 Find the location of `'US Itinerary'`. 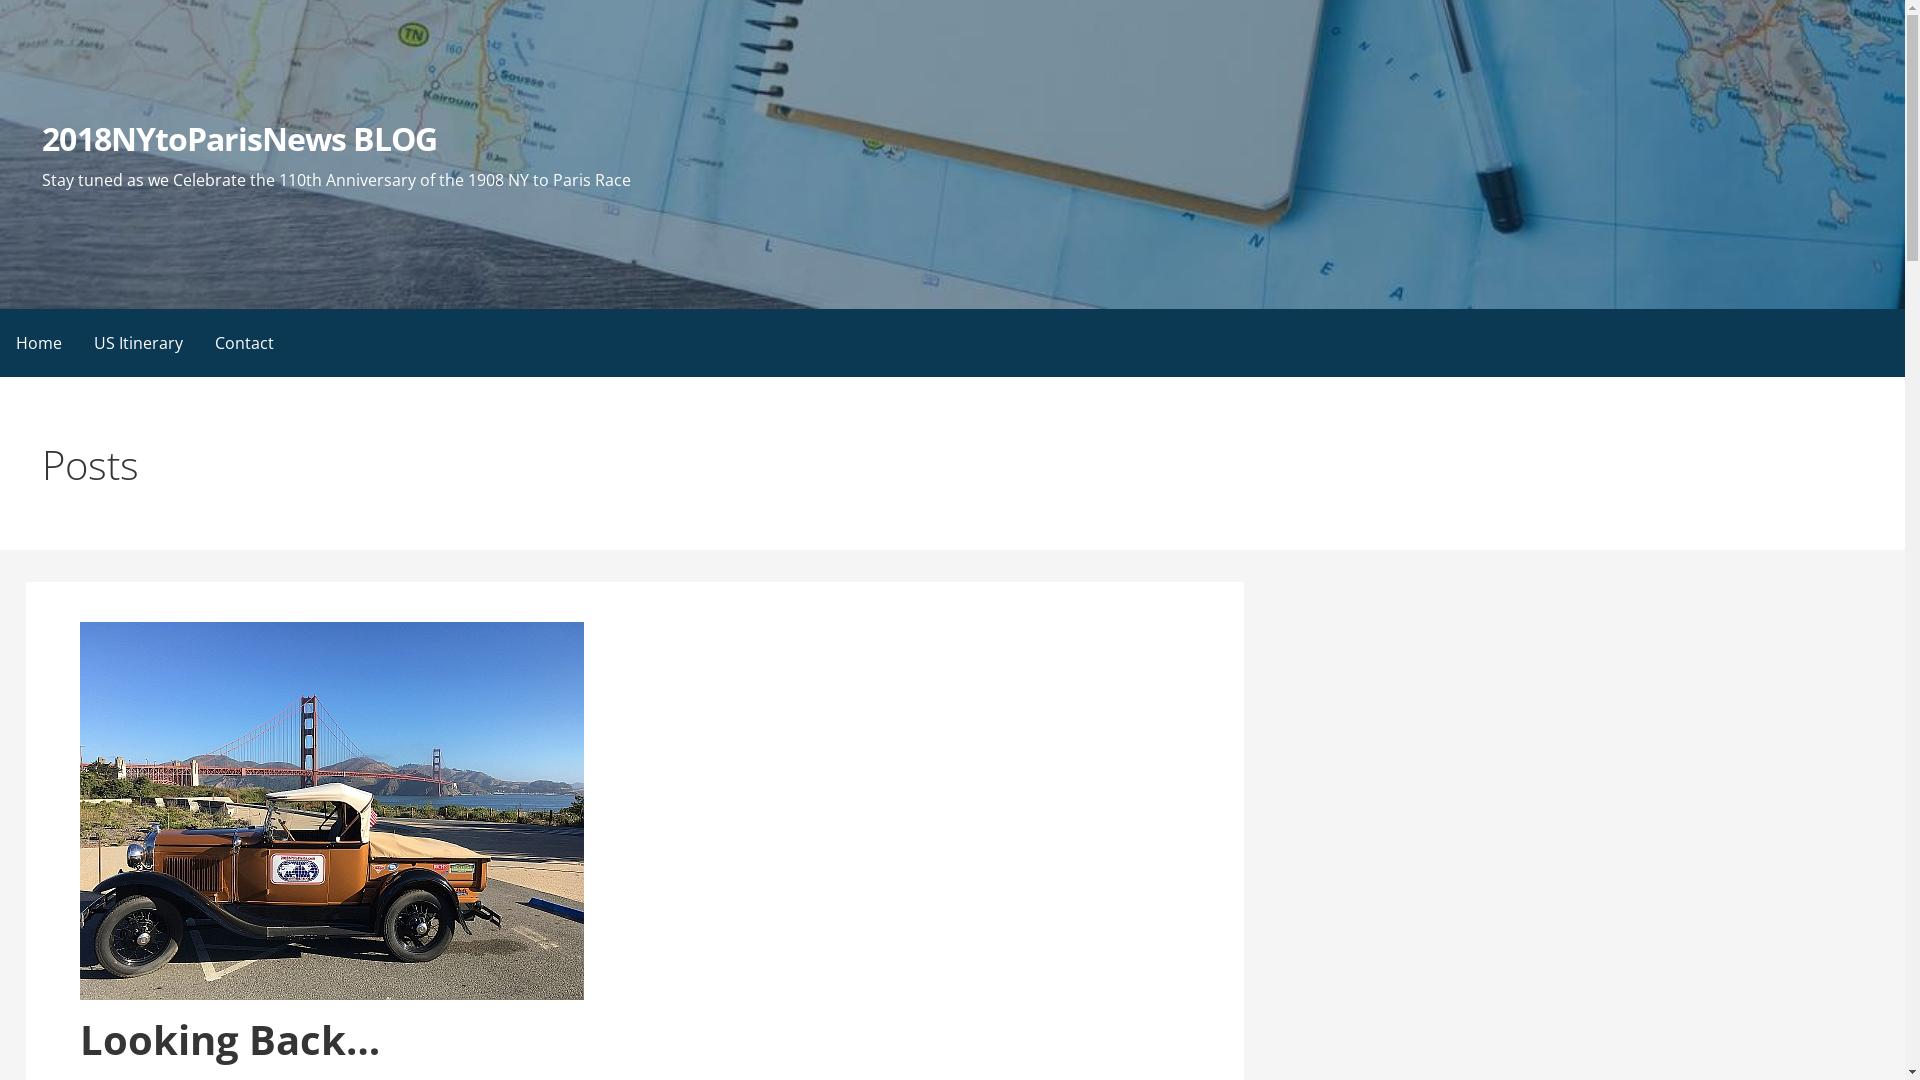

'US Itinerary' is located at coordinates (137, 341).